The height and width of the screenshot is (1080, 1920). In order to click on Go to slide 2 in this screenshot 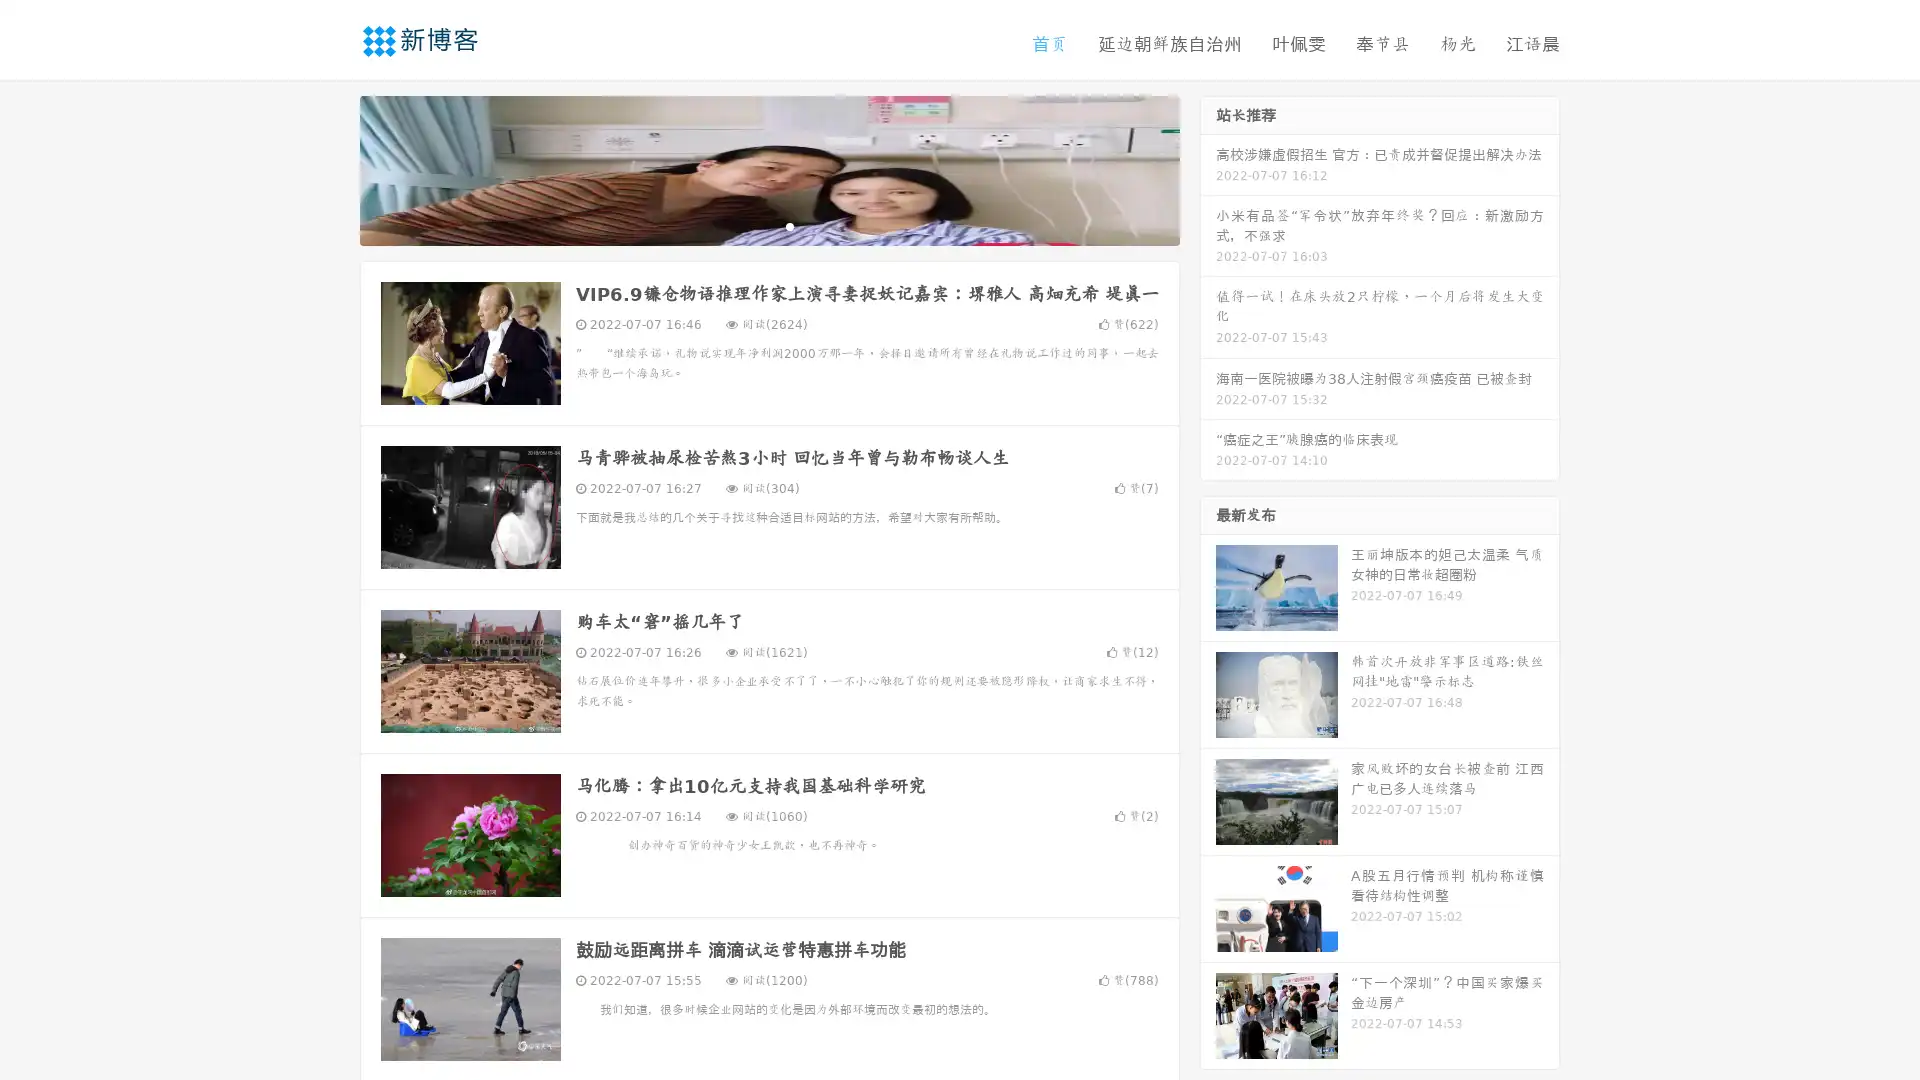, I will do `click(768, 225)`.